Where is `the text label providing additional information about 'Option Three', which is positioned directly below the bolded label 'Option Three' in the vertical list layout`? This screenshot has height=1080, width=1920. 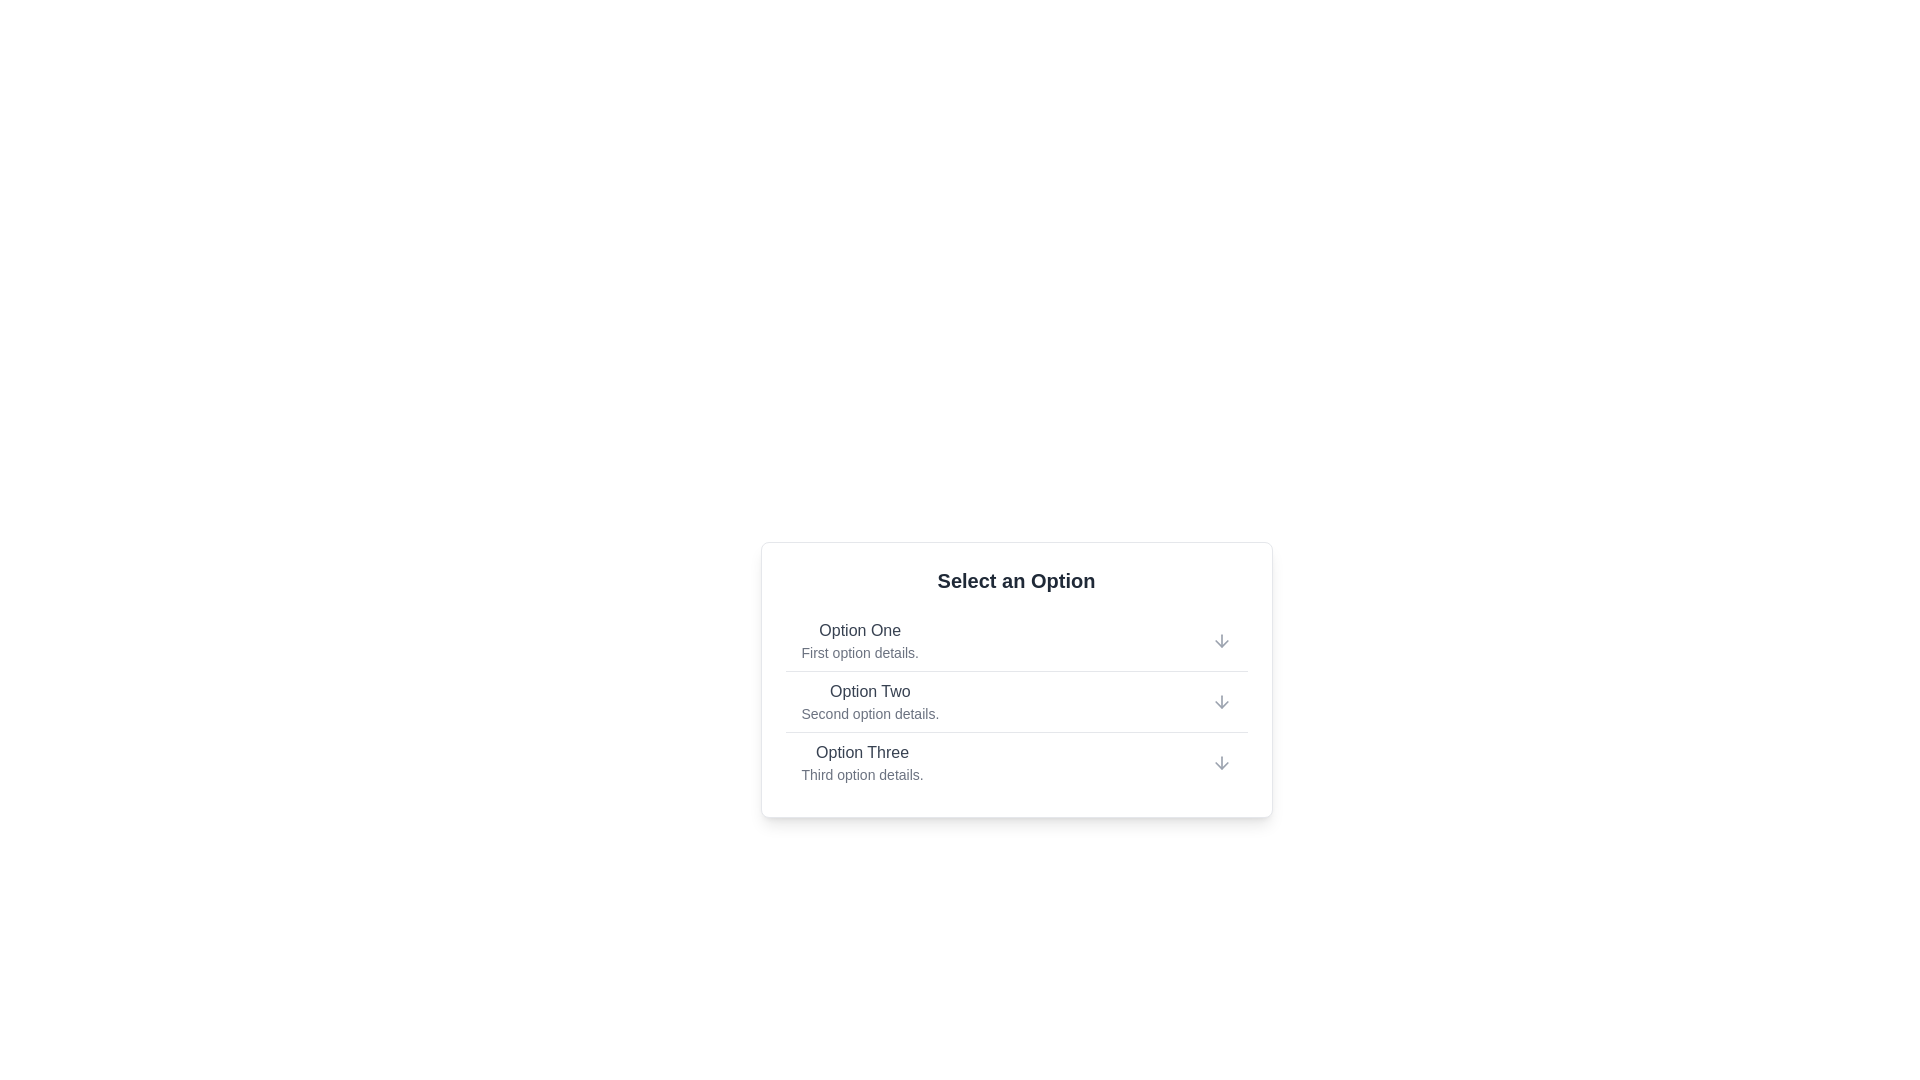 the text label providing additional information about 'Option Three', which is positioned directly below the bolded label 'Option Three' in the vertical list layout is located at coordinates (862, 774).